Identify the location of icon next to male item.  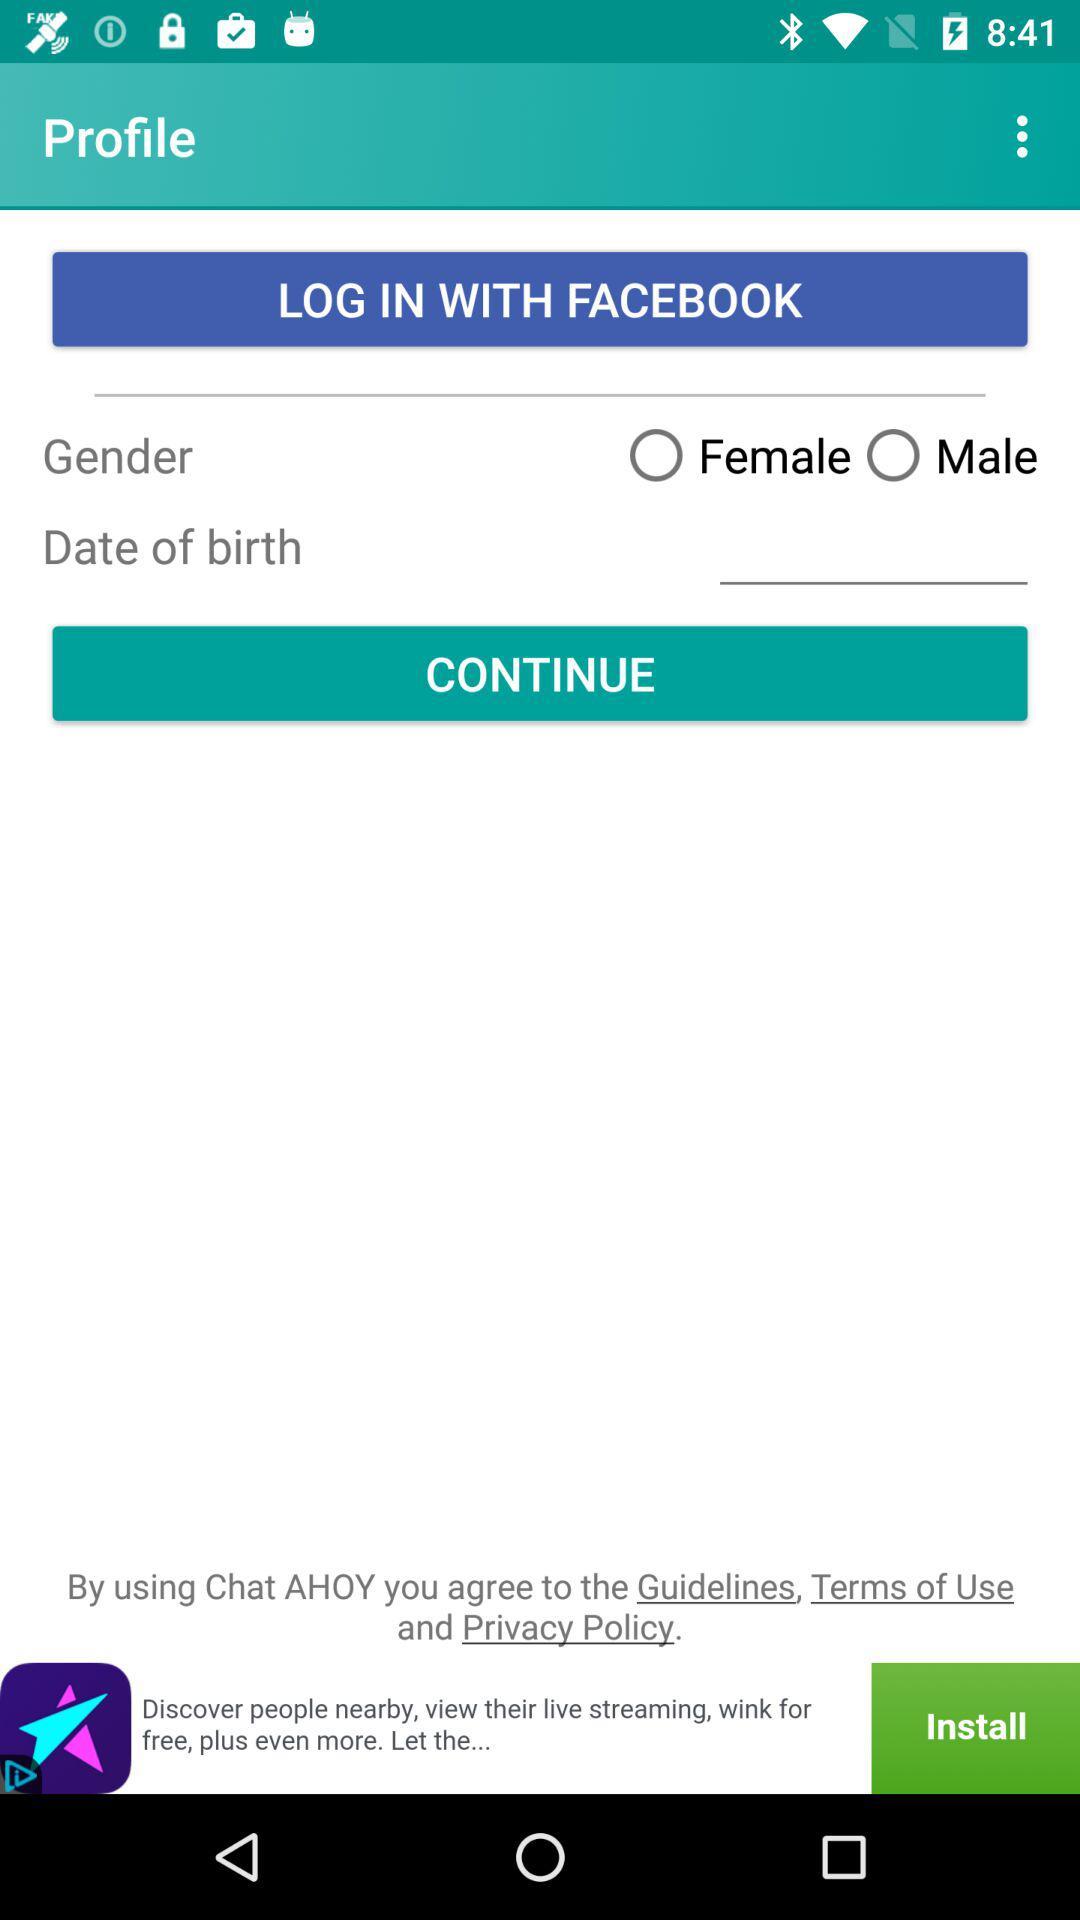
(732, 453).